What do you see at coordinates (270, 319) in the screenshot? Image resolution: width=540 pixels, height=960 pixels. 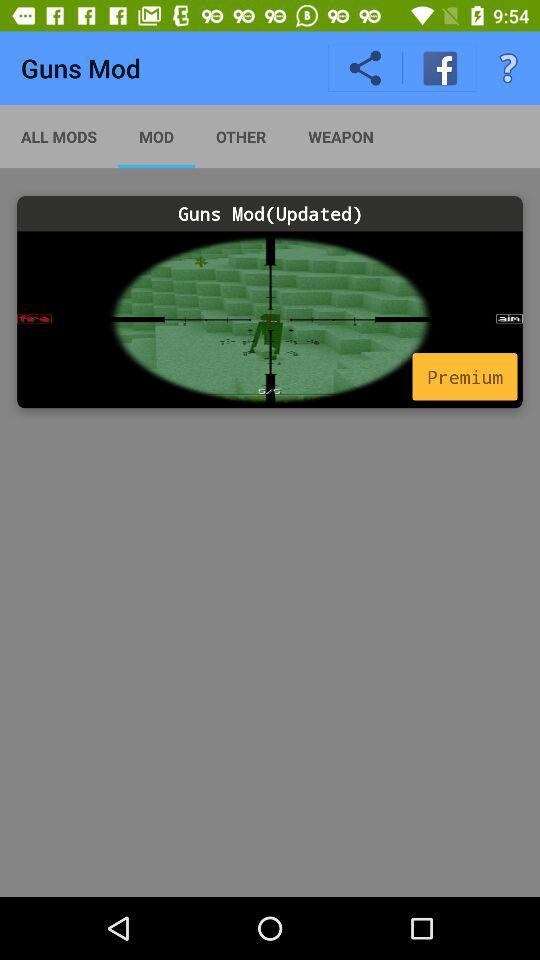 I see `access premium mod content` at bounding box center [270, 319].